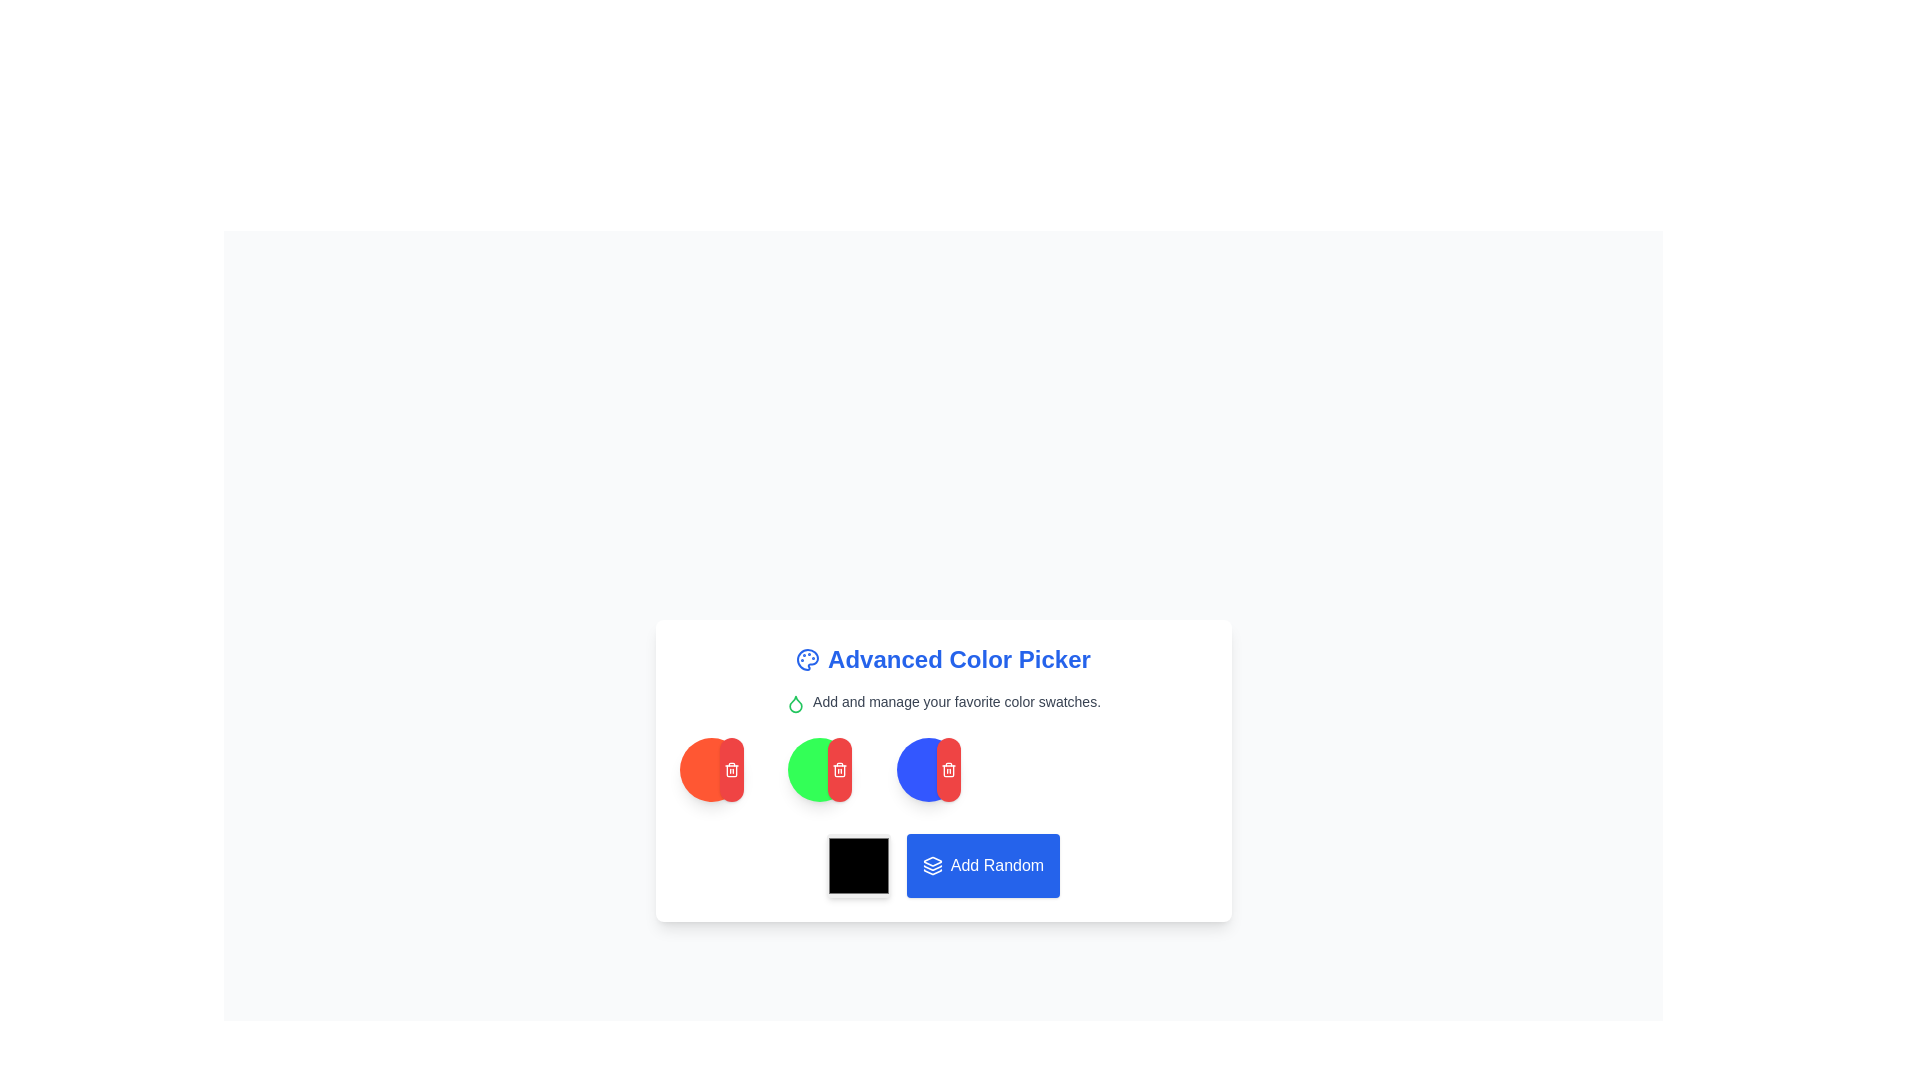  I want to click on the circular red button with a white trash bin icon located on the right side of the green circular area within the 'Advanced Color Picker' section, so click(840, 768).